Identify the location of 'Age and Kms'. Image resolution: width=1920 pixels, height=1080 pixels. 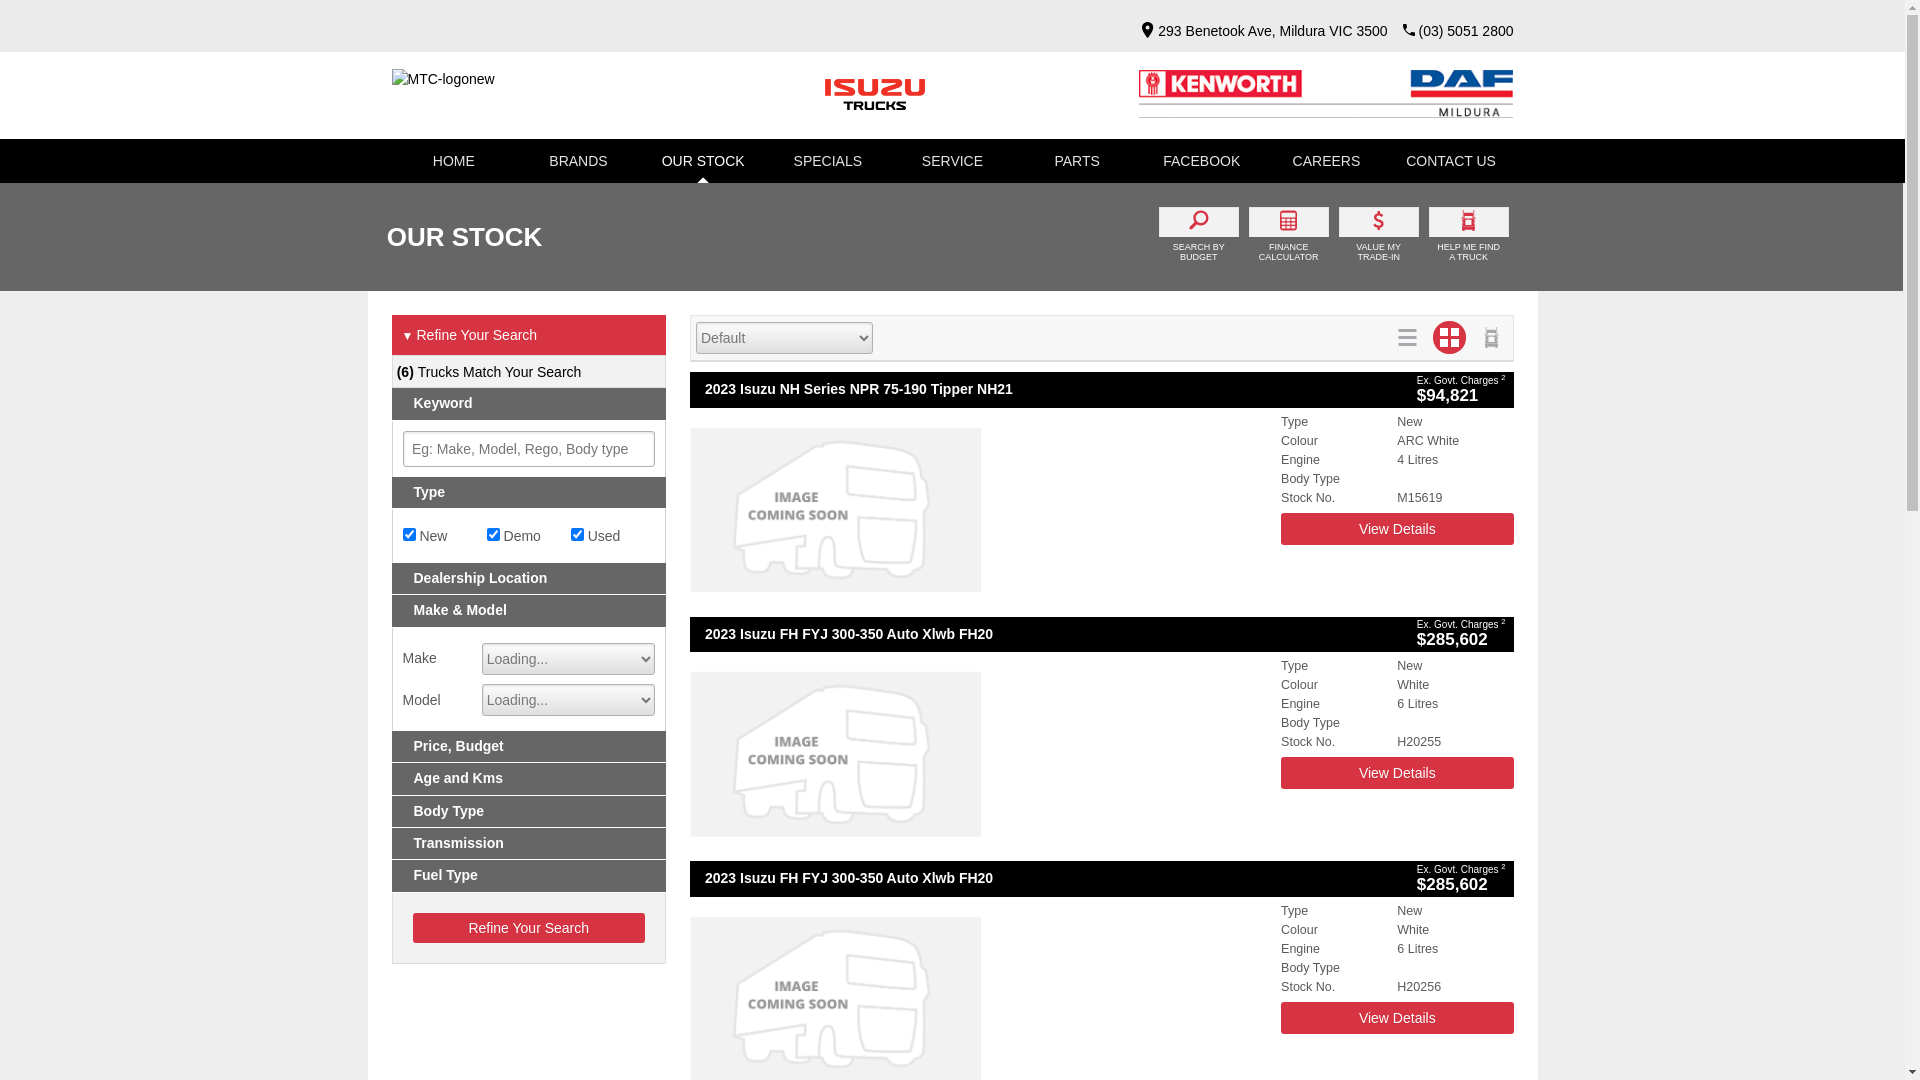
(392, 777).